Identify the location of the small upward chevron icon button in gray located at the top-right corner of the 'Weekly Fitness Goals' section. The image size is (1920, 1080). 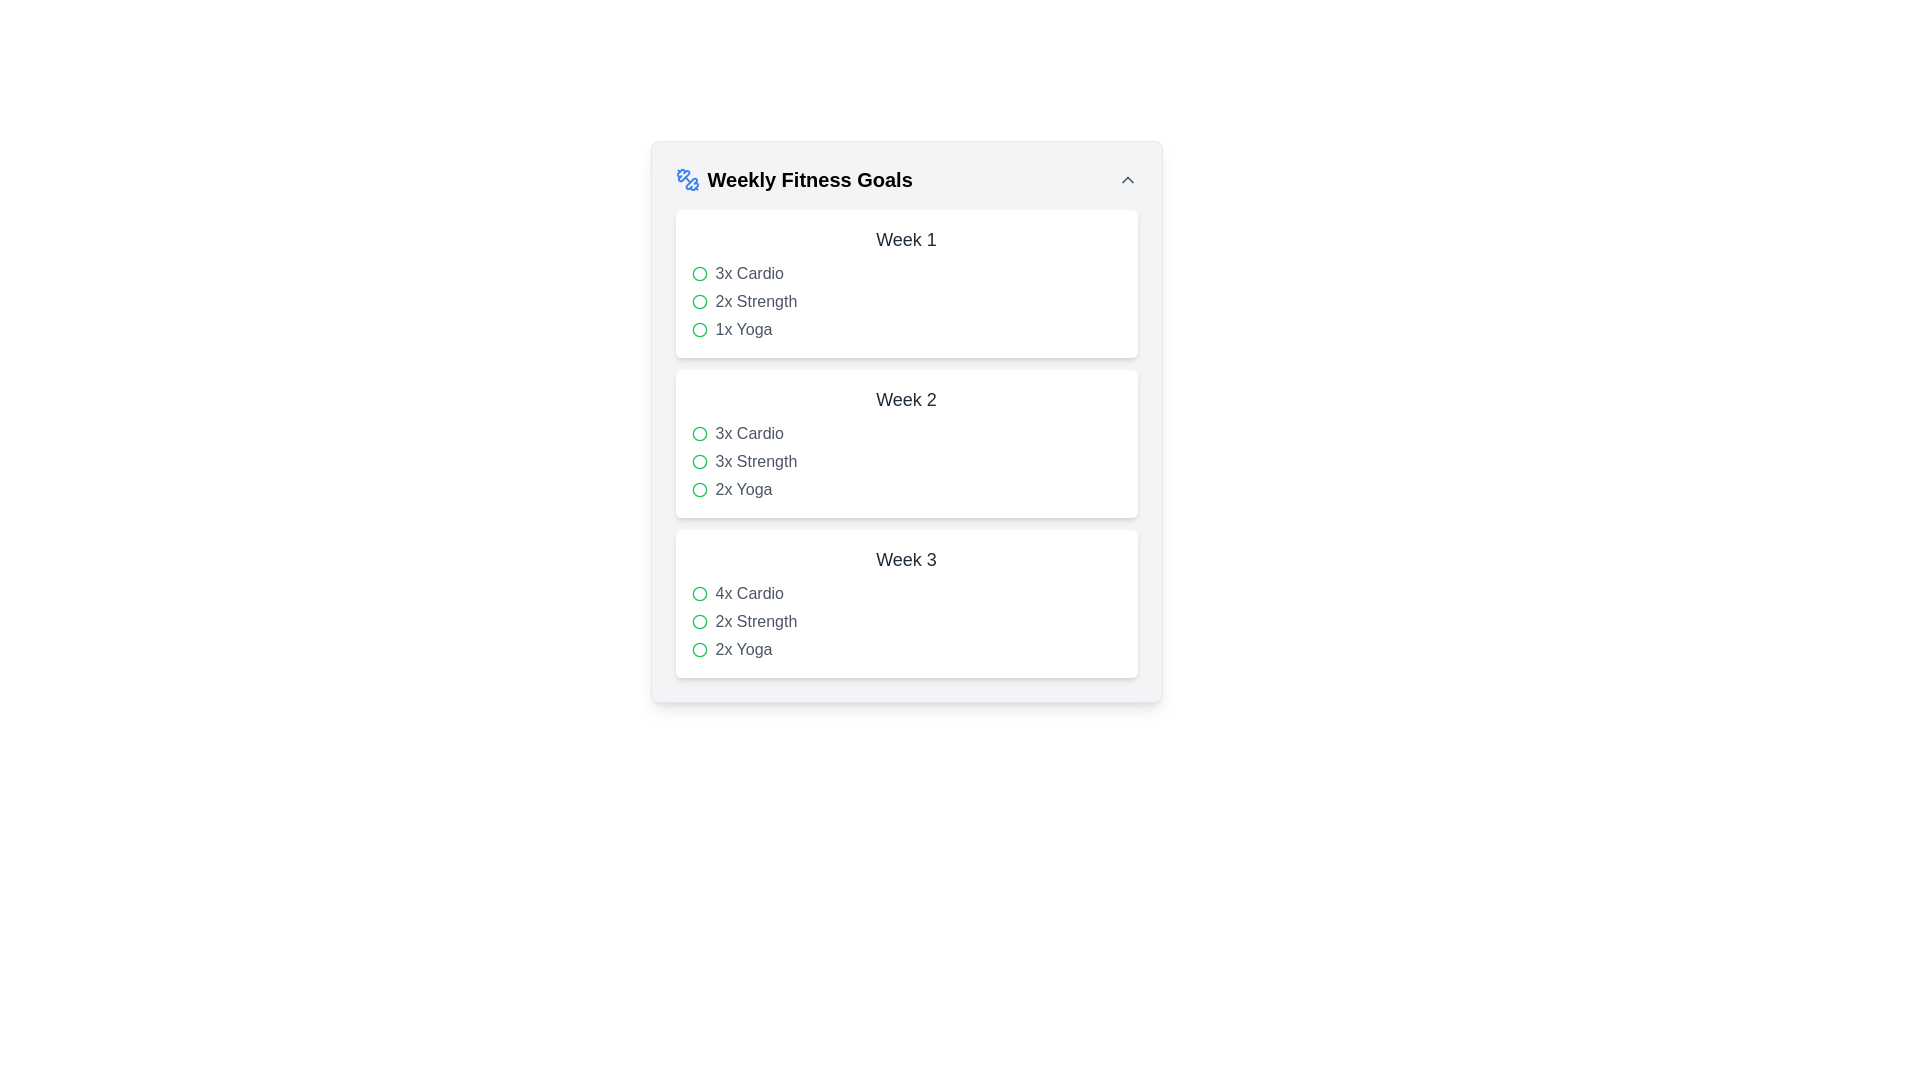
(1127, 180).